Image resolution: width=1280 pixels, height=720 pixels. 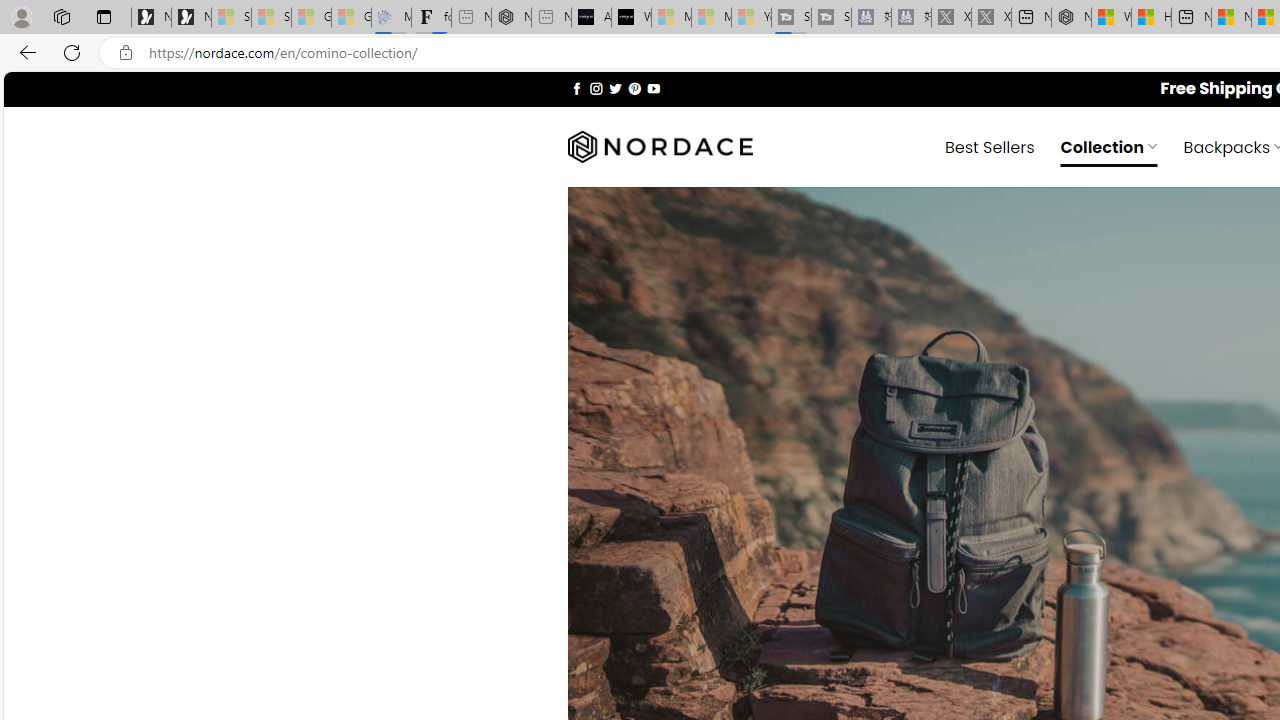 I want to click on 'Follow on YouTube', so click(x=653, y=87).